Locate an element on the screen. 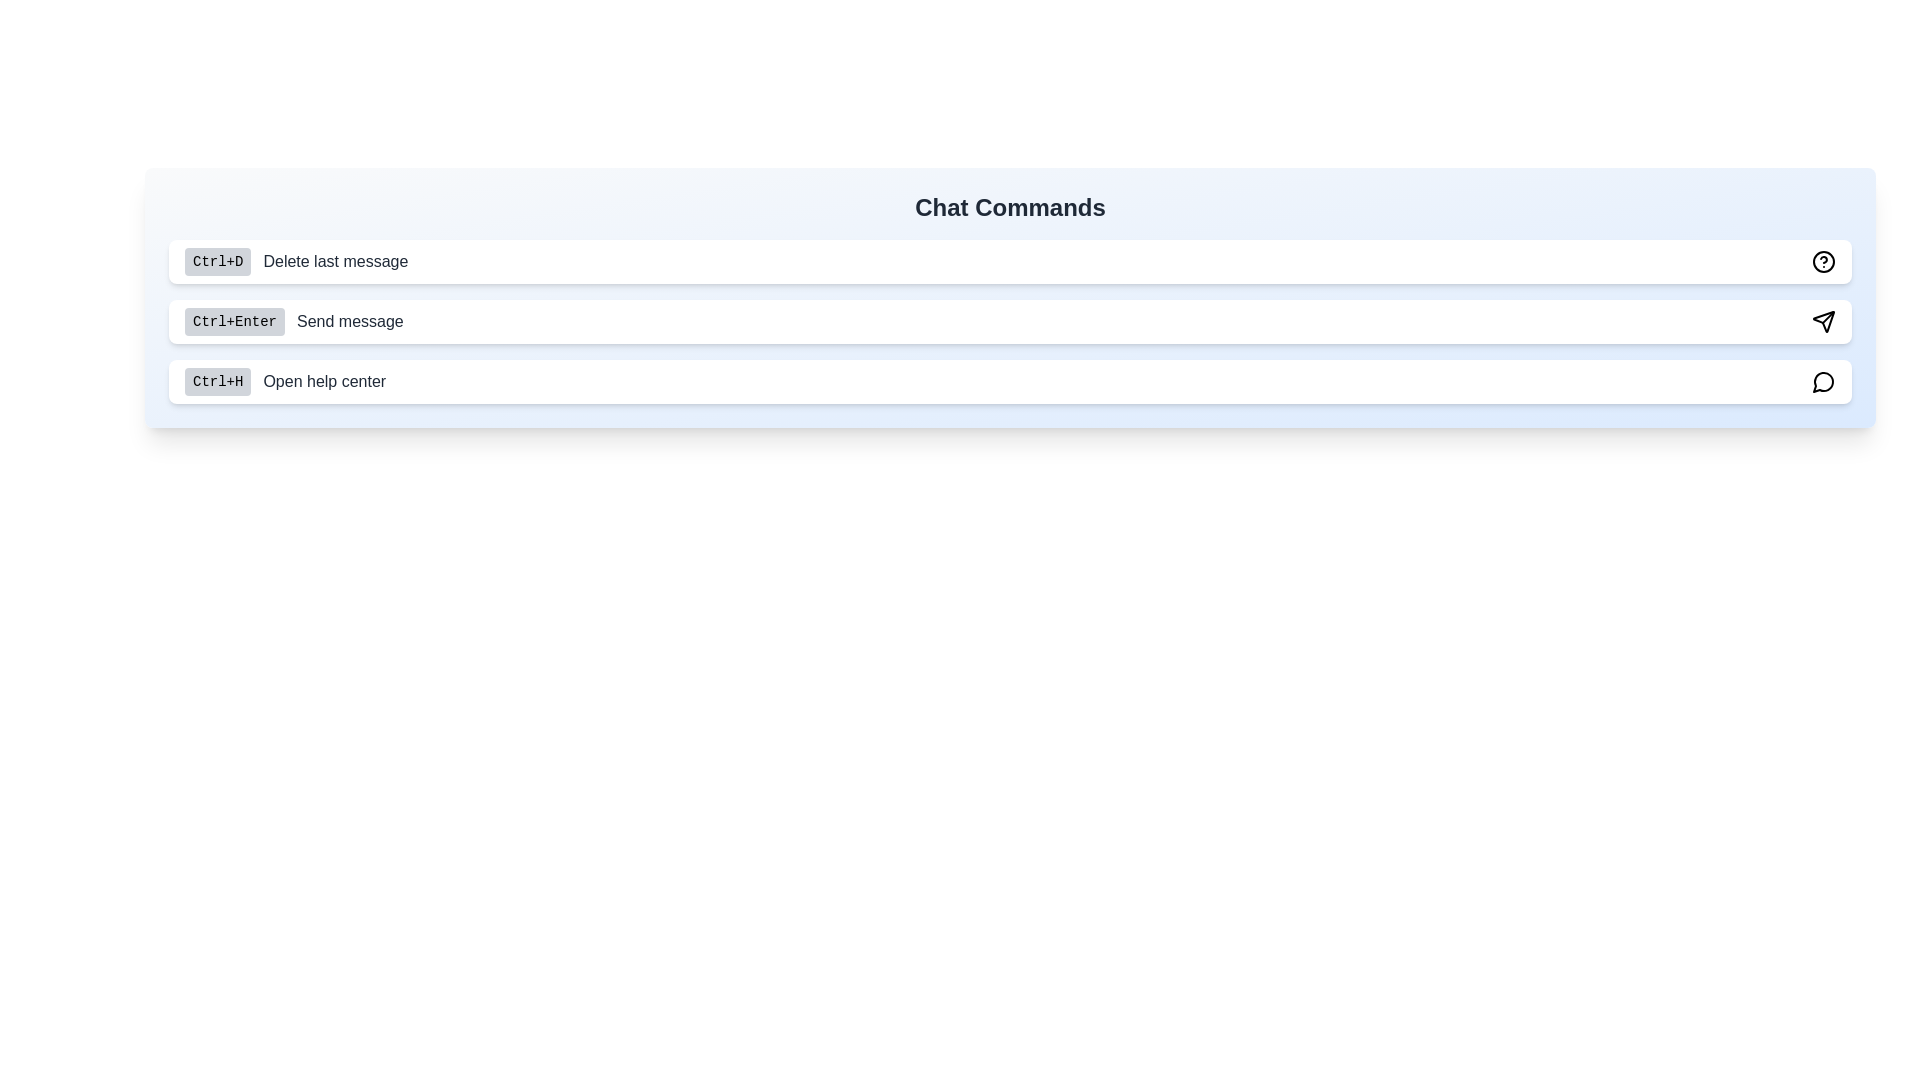 The width and height of the screenshot is (1920, 1080). the 'send' action icon, which is a small clickable button positioned in the second row of action items is located at coordinates (1824, 320).